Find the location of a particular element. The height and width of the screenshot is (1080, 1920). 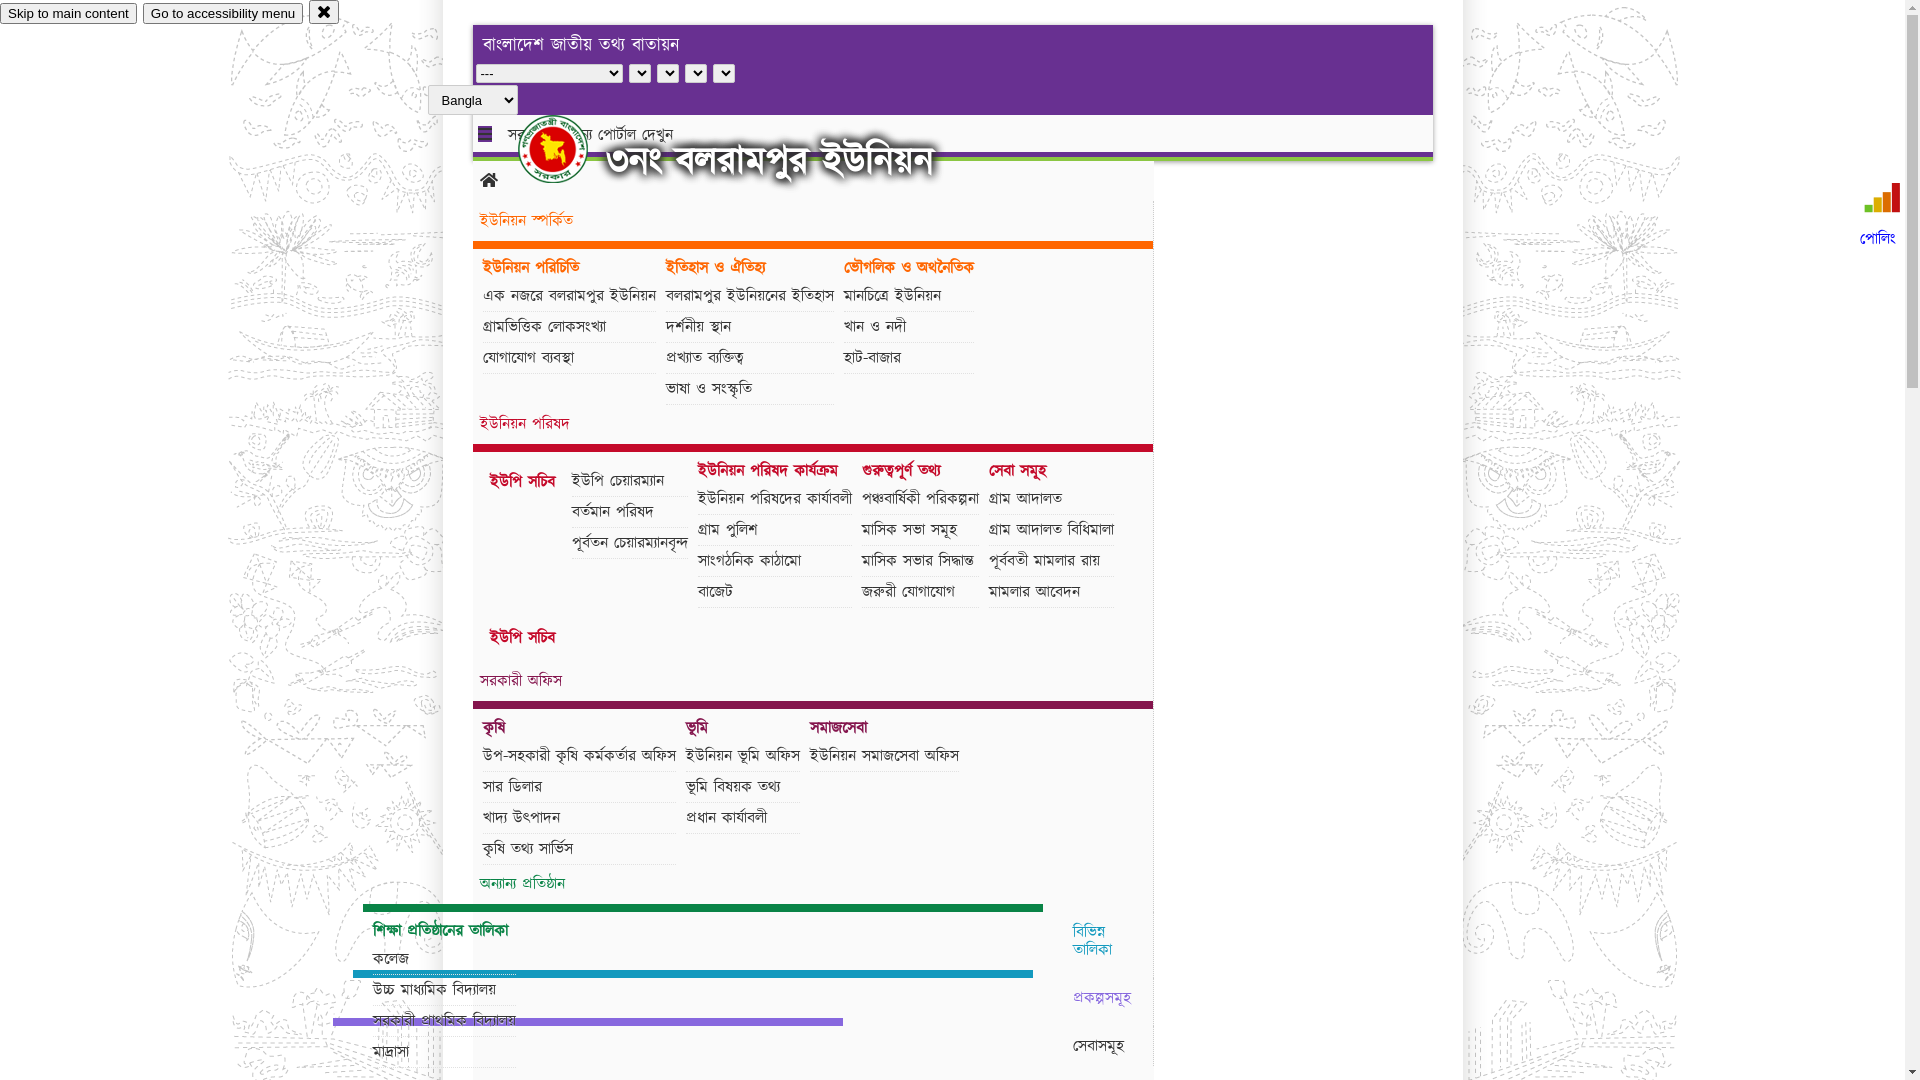

'Skip to main content' is located at coordinates (68, 13).